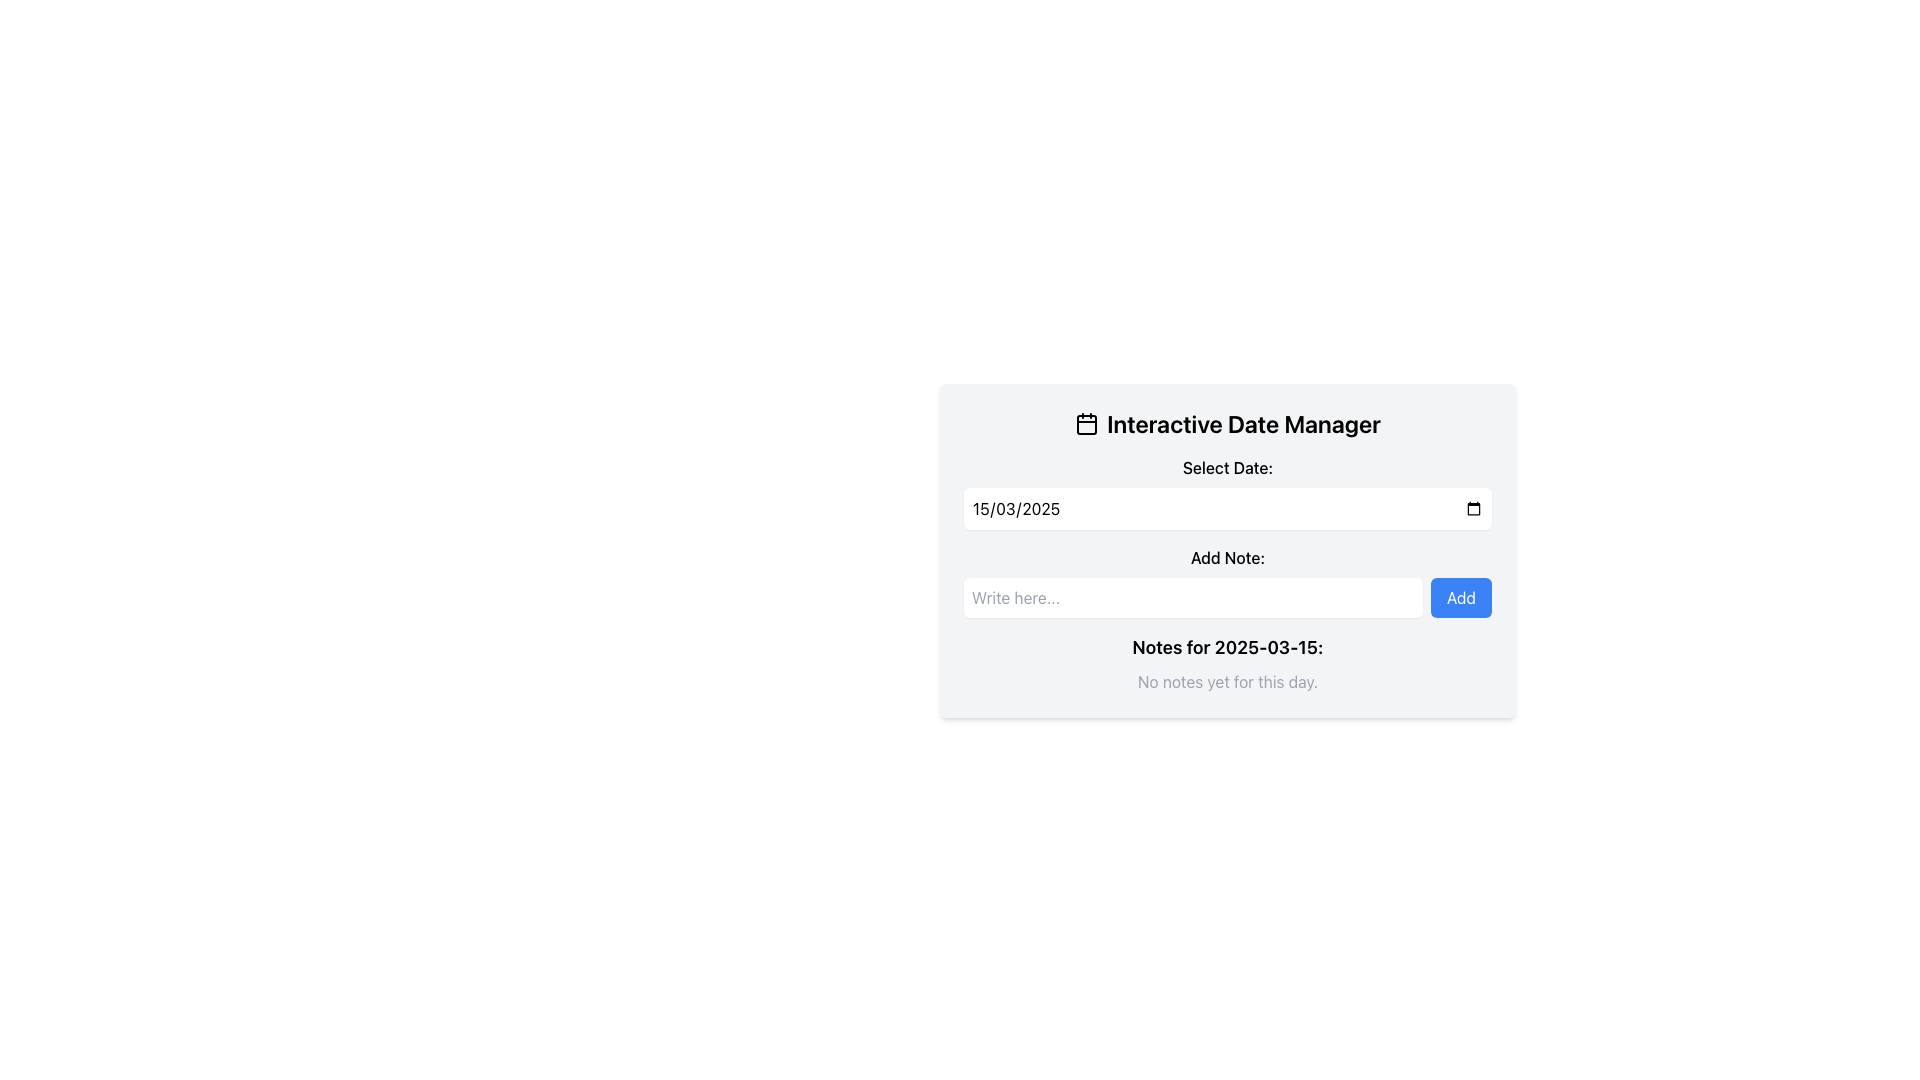  What do you see at coordinates (1227, 493) in the screenshot?
I see `a date using the calendar icon found in the date input field labeled 'Select Date:' which is part of the 'Interactive Date Manager' section` at bounding box center [1227, 493].